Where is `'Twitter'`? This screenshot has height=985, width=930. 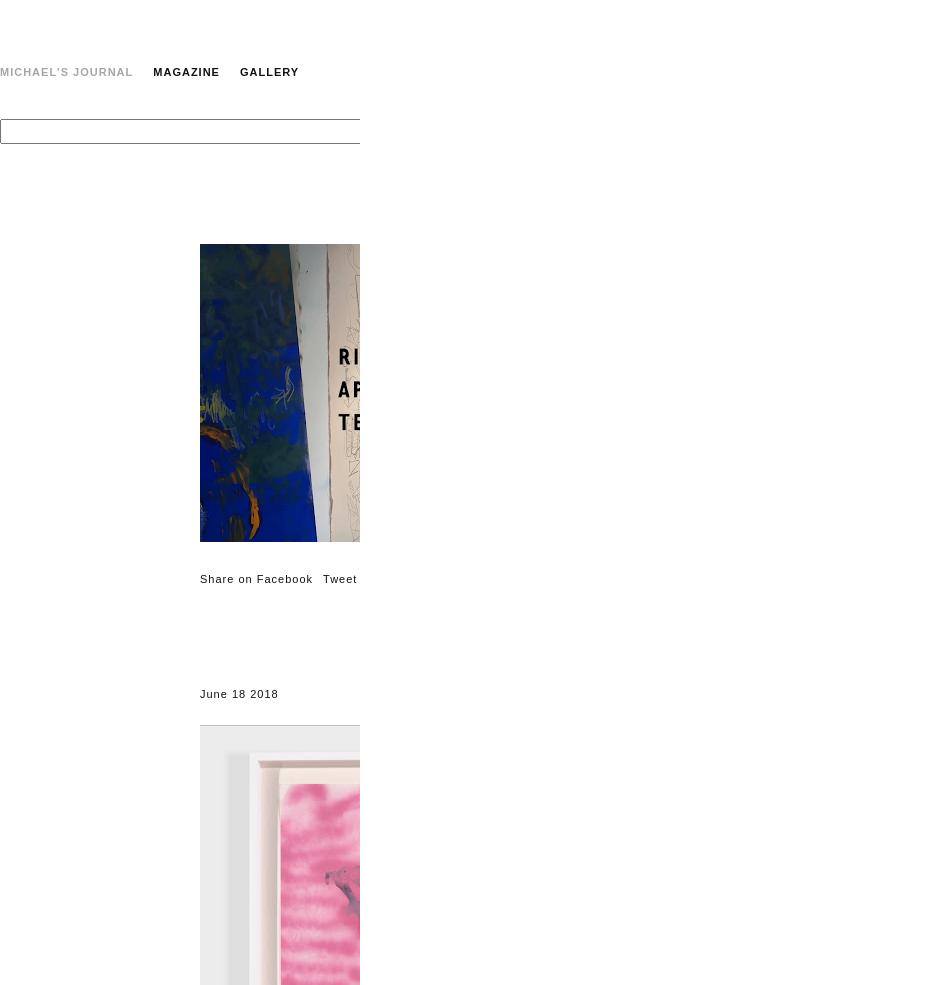
'Twitter' is located at coordinates (910, 643).